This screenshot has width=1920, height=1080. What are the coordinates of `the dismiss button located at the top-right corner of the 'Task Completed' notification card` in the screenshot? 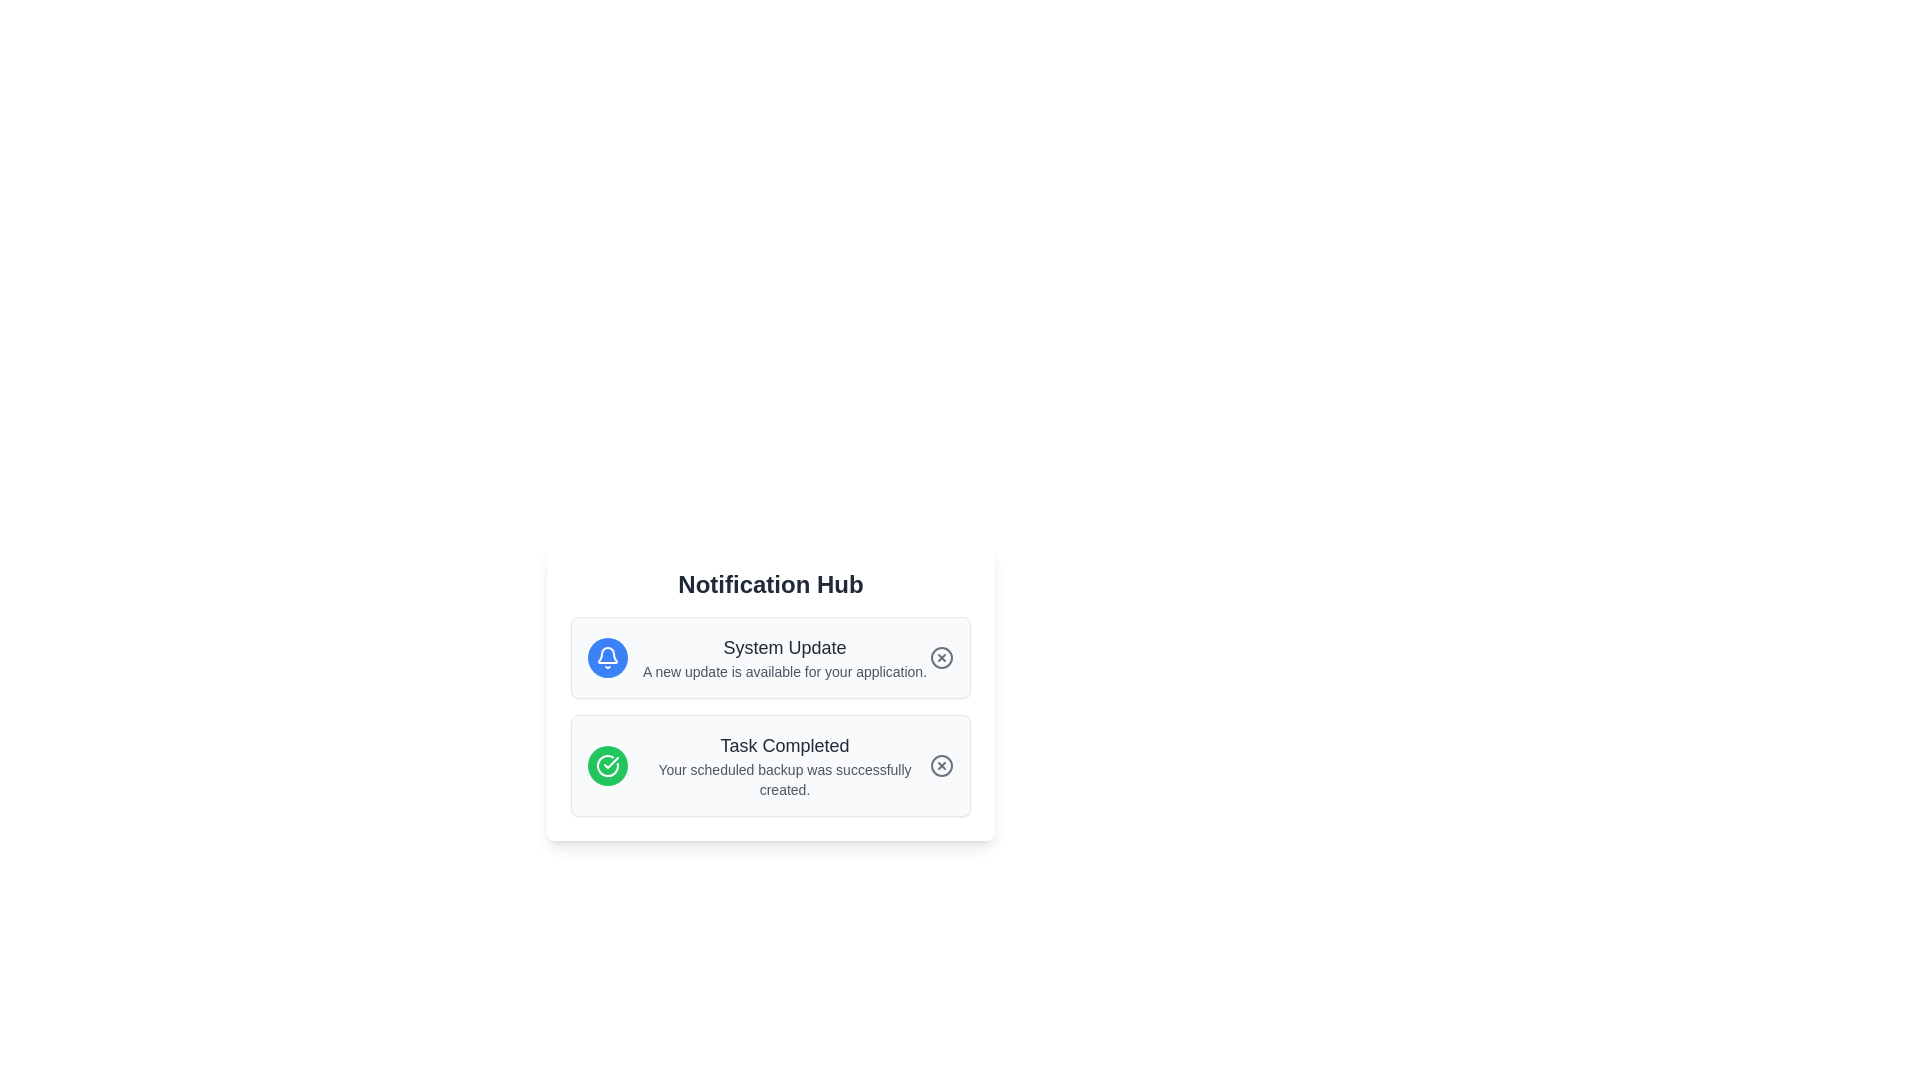 It's located at (940, 765).